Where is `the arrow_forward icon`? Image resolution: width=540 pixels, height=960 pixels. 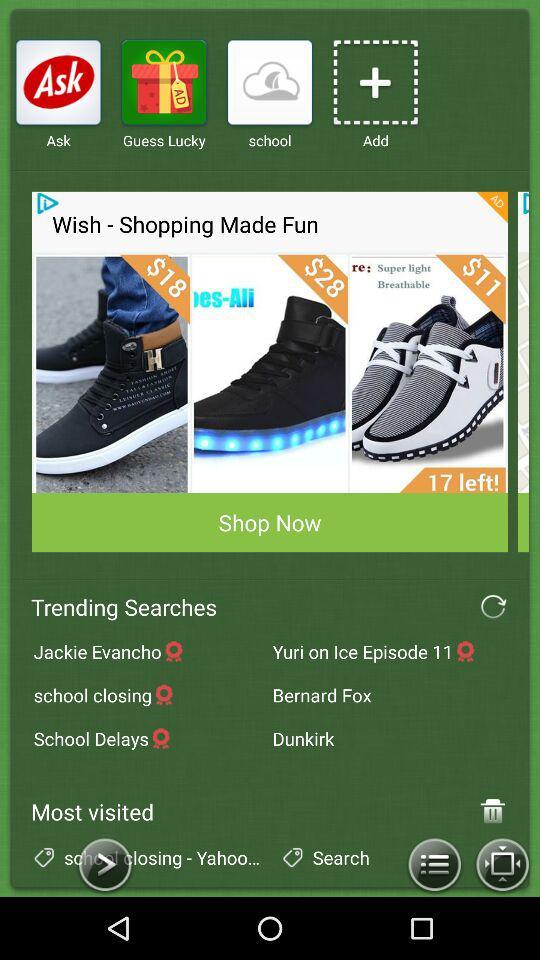 the arrow_forward icon is located at coordinates (105, 927).